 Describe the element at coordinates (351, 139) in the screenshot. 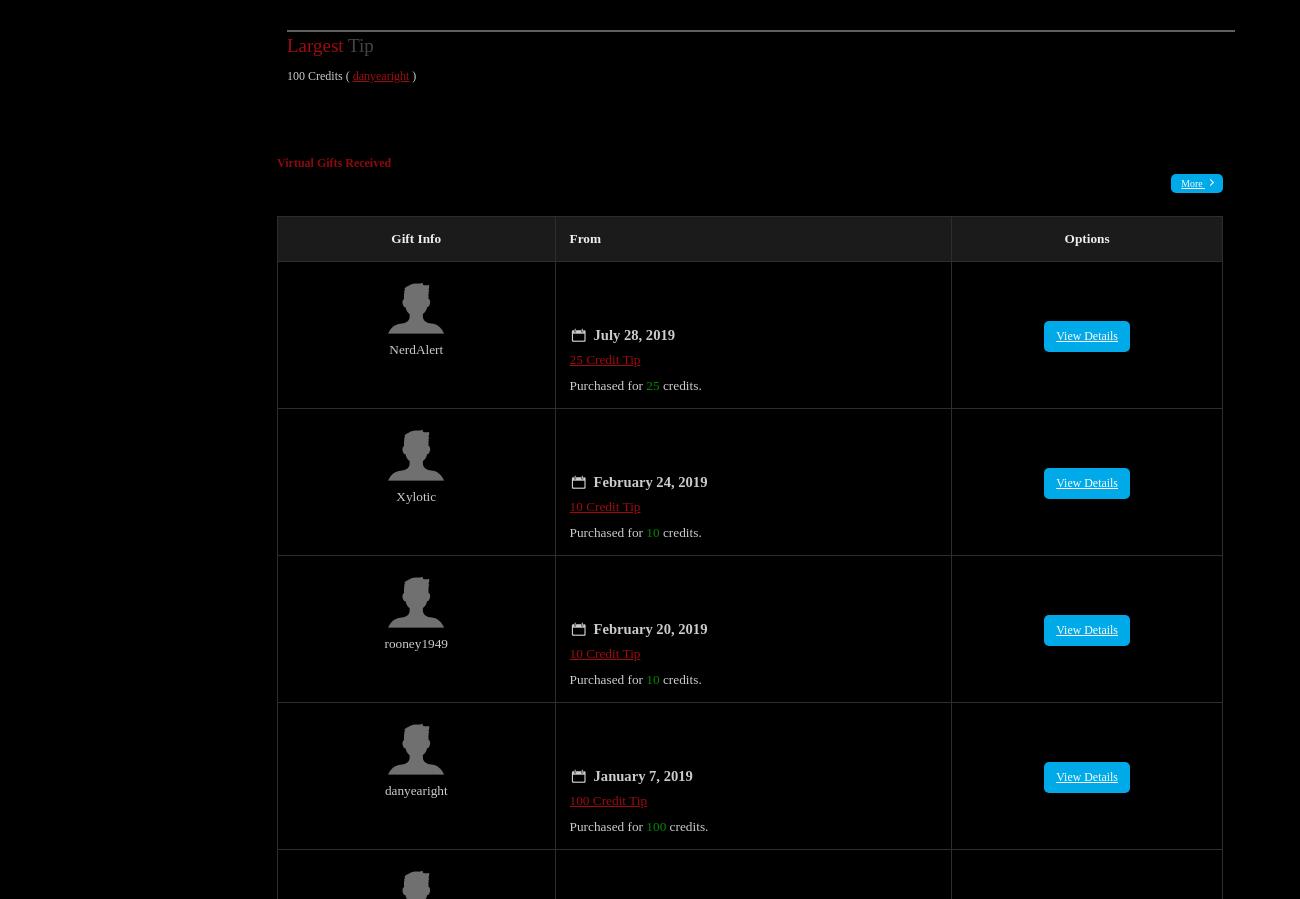

I see `'Gifts Received'` at that location.